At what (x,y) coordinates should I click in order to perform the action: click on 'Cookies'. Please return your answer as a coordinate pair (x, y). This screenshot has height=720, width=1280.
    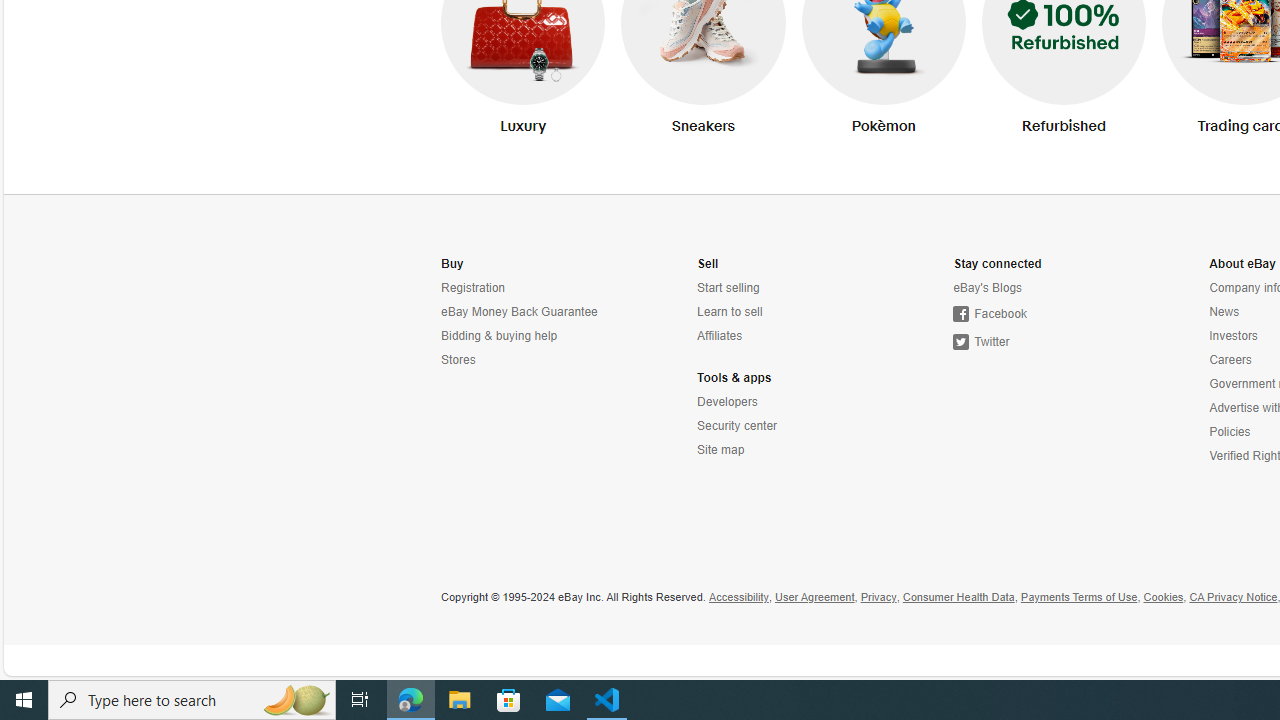
    Looking at the image, I should click on (1163, 596).